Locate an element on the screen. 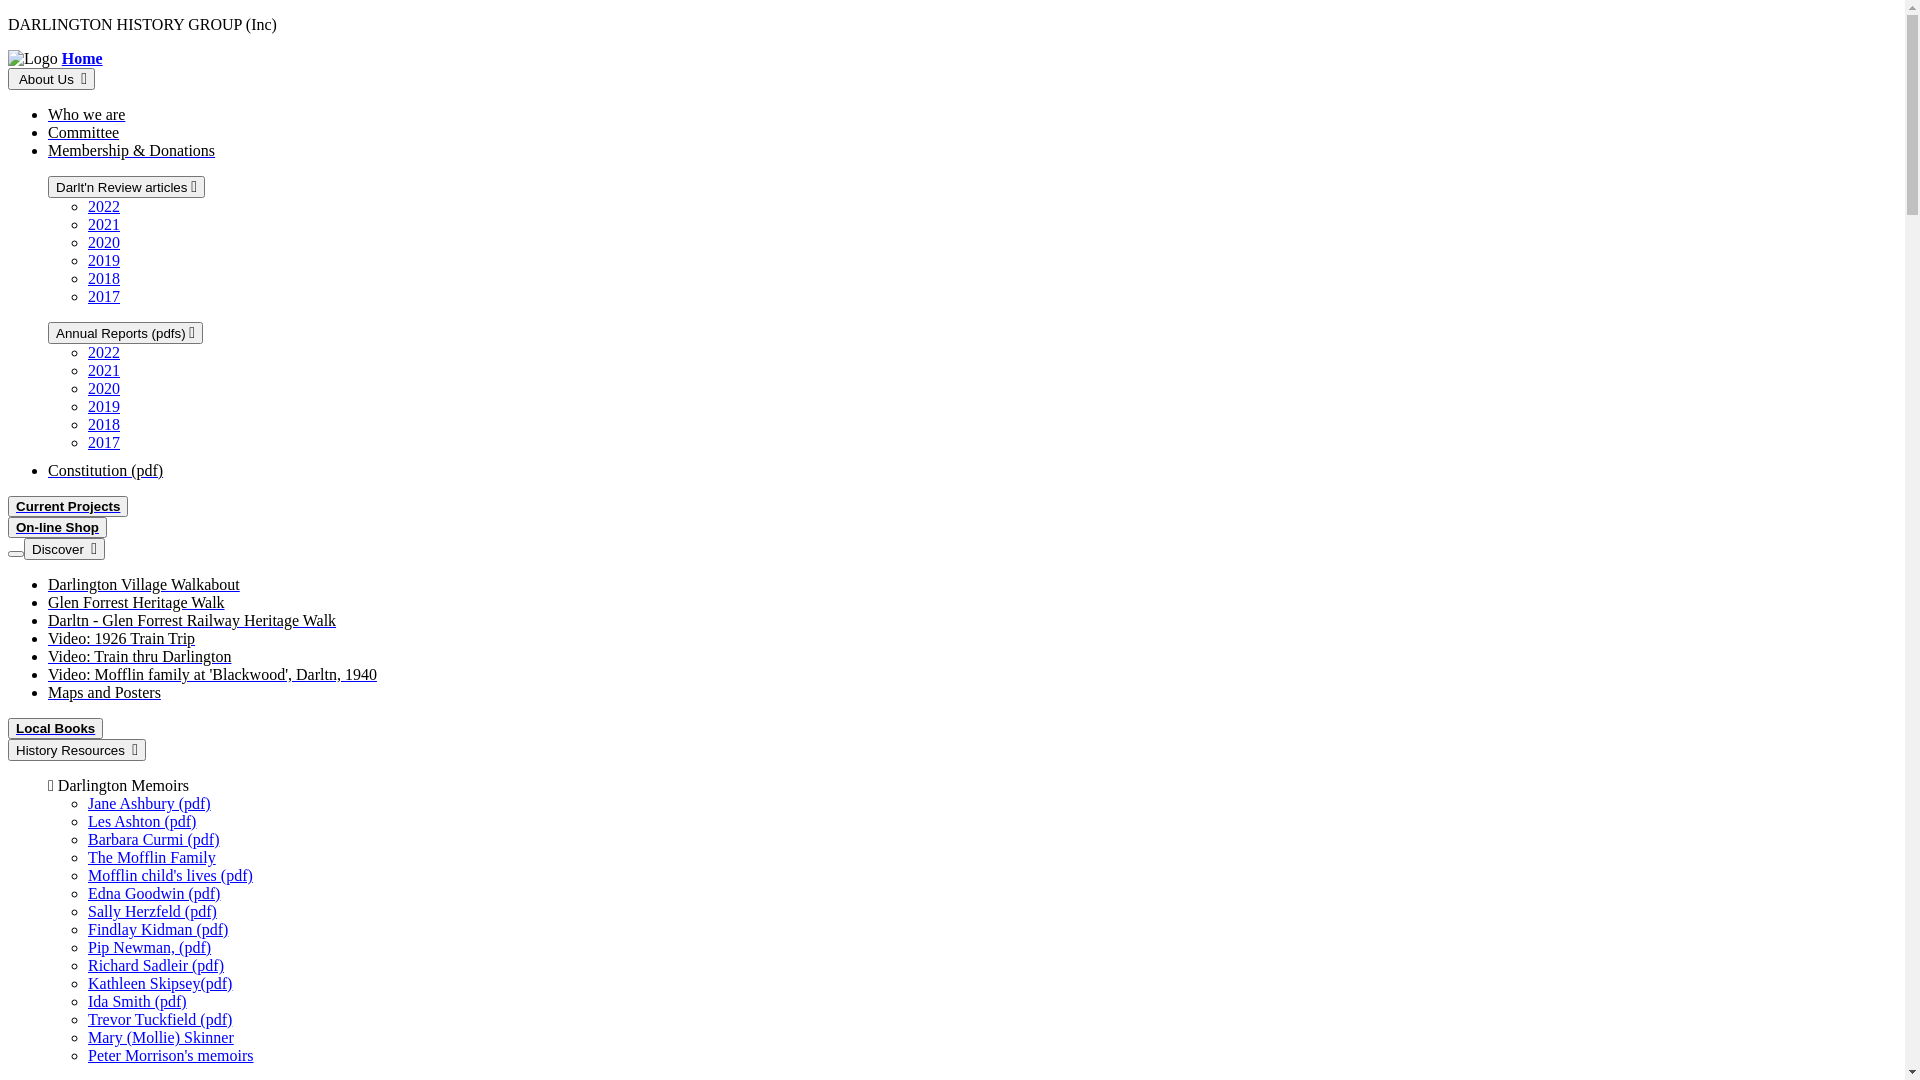 The height and width of the screenshot is (1080, 1920). '2018' is located at coordinates (103, 278).